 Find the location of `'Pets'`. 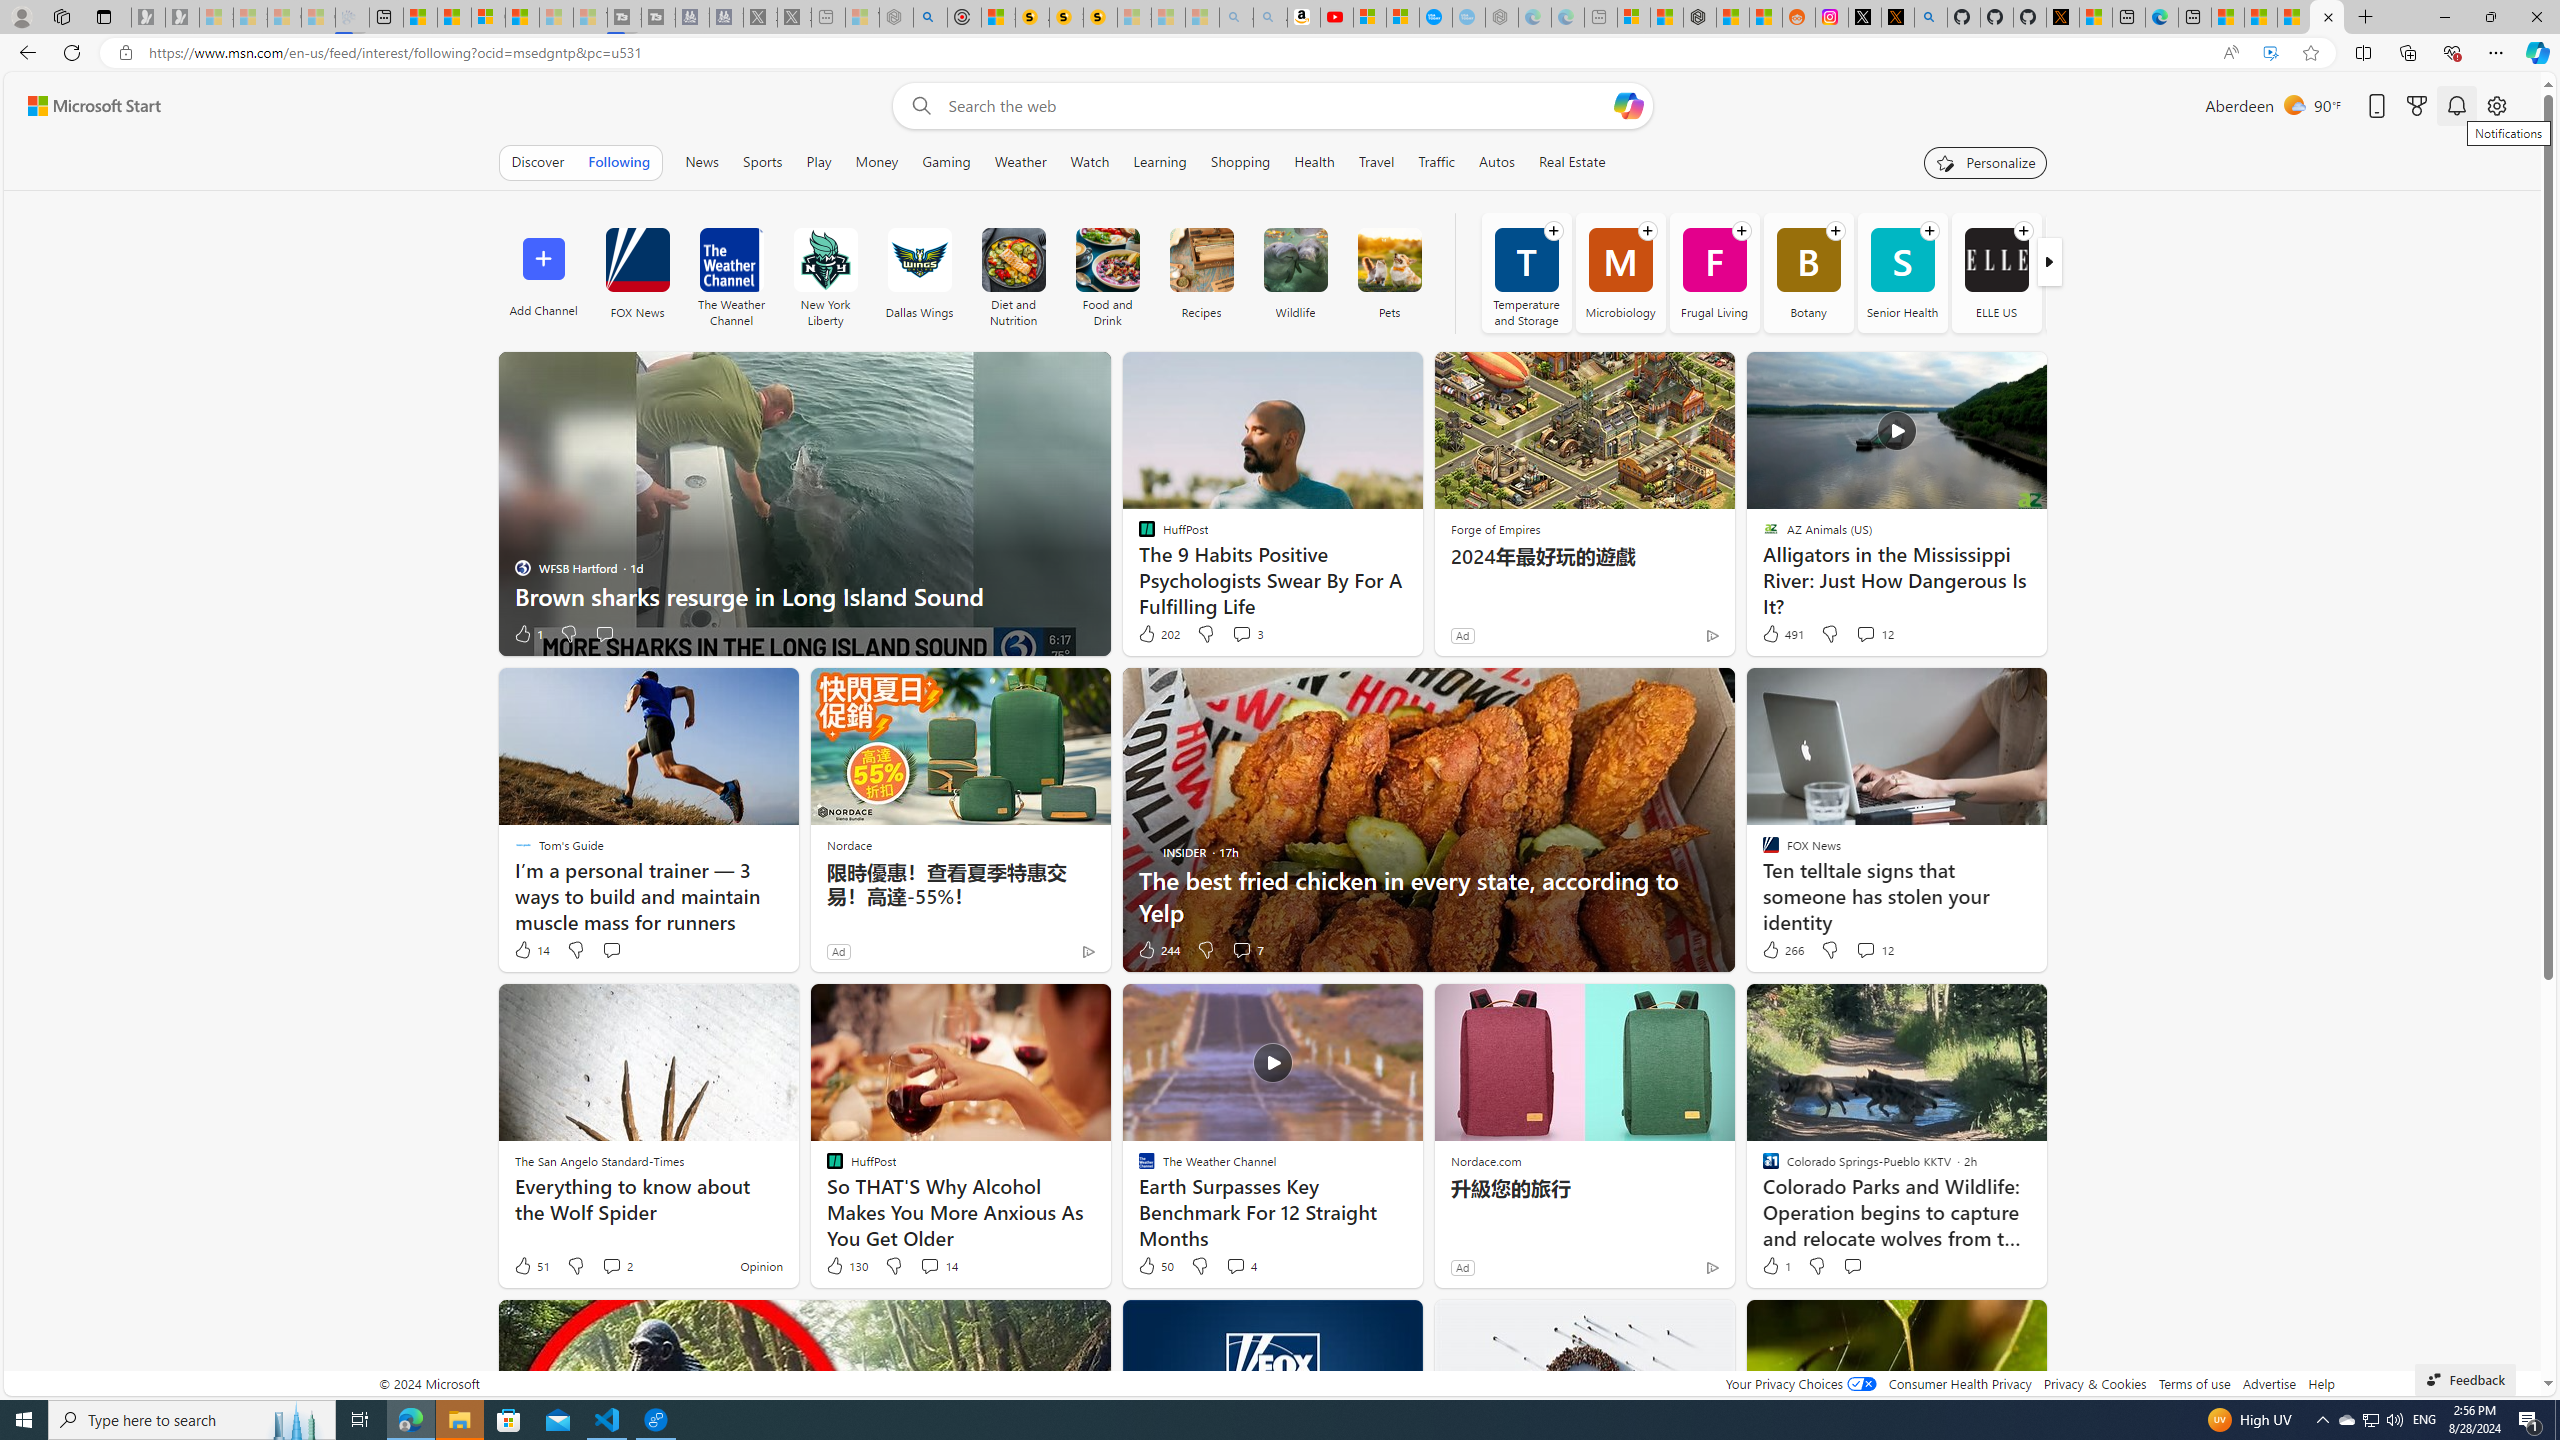

'Pets' is located at coordinates (1390, 271).